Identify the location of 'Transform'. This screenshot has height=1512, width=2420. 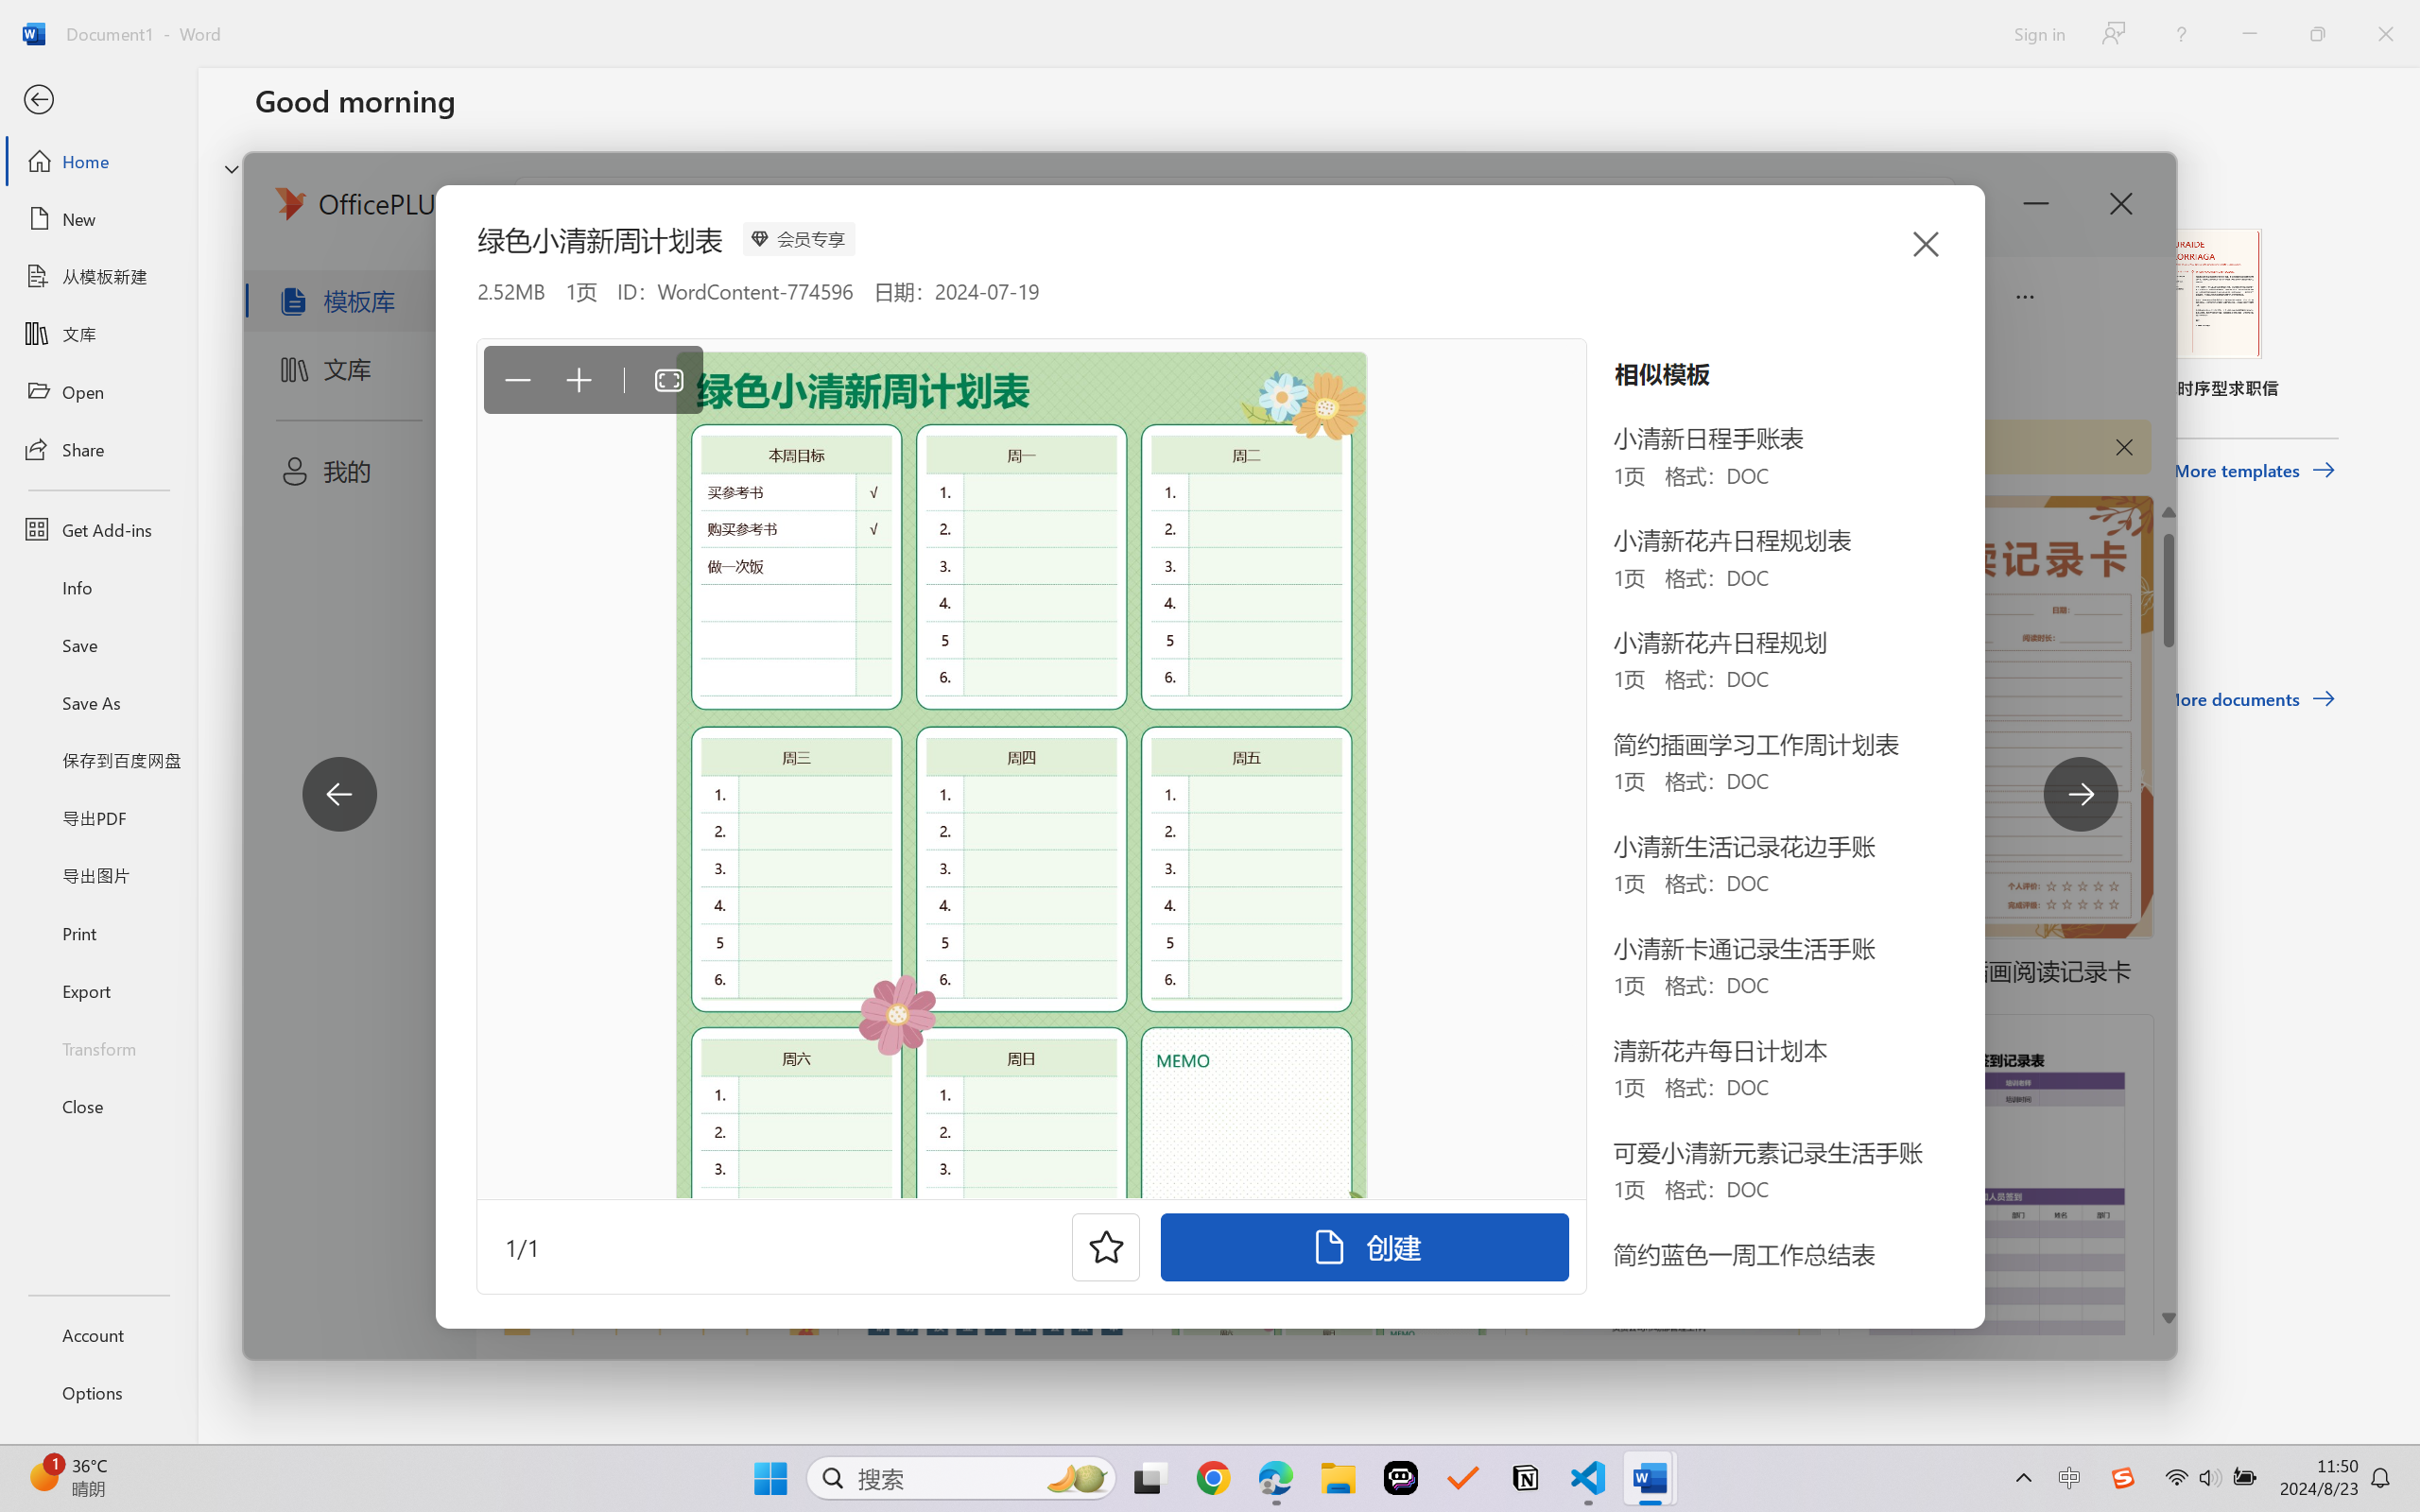
(97, 1046).